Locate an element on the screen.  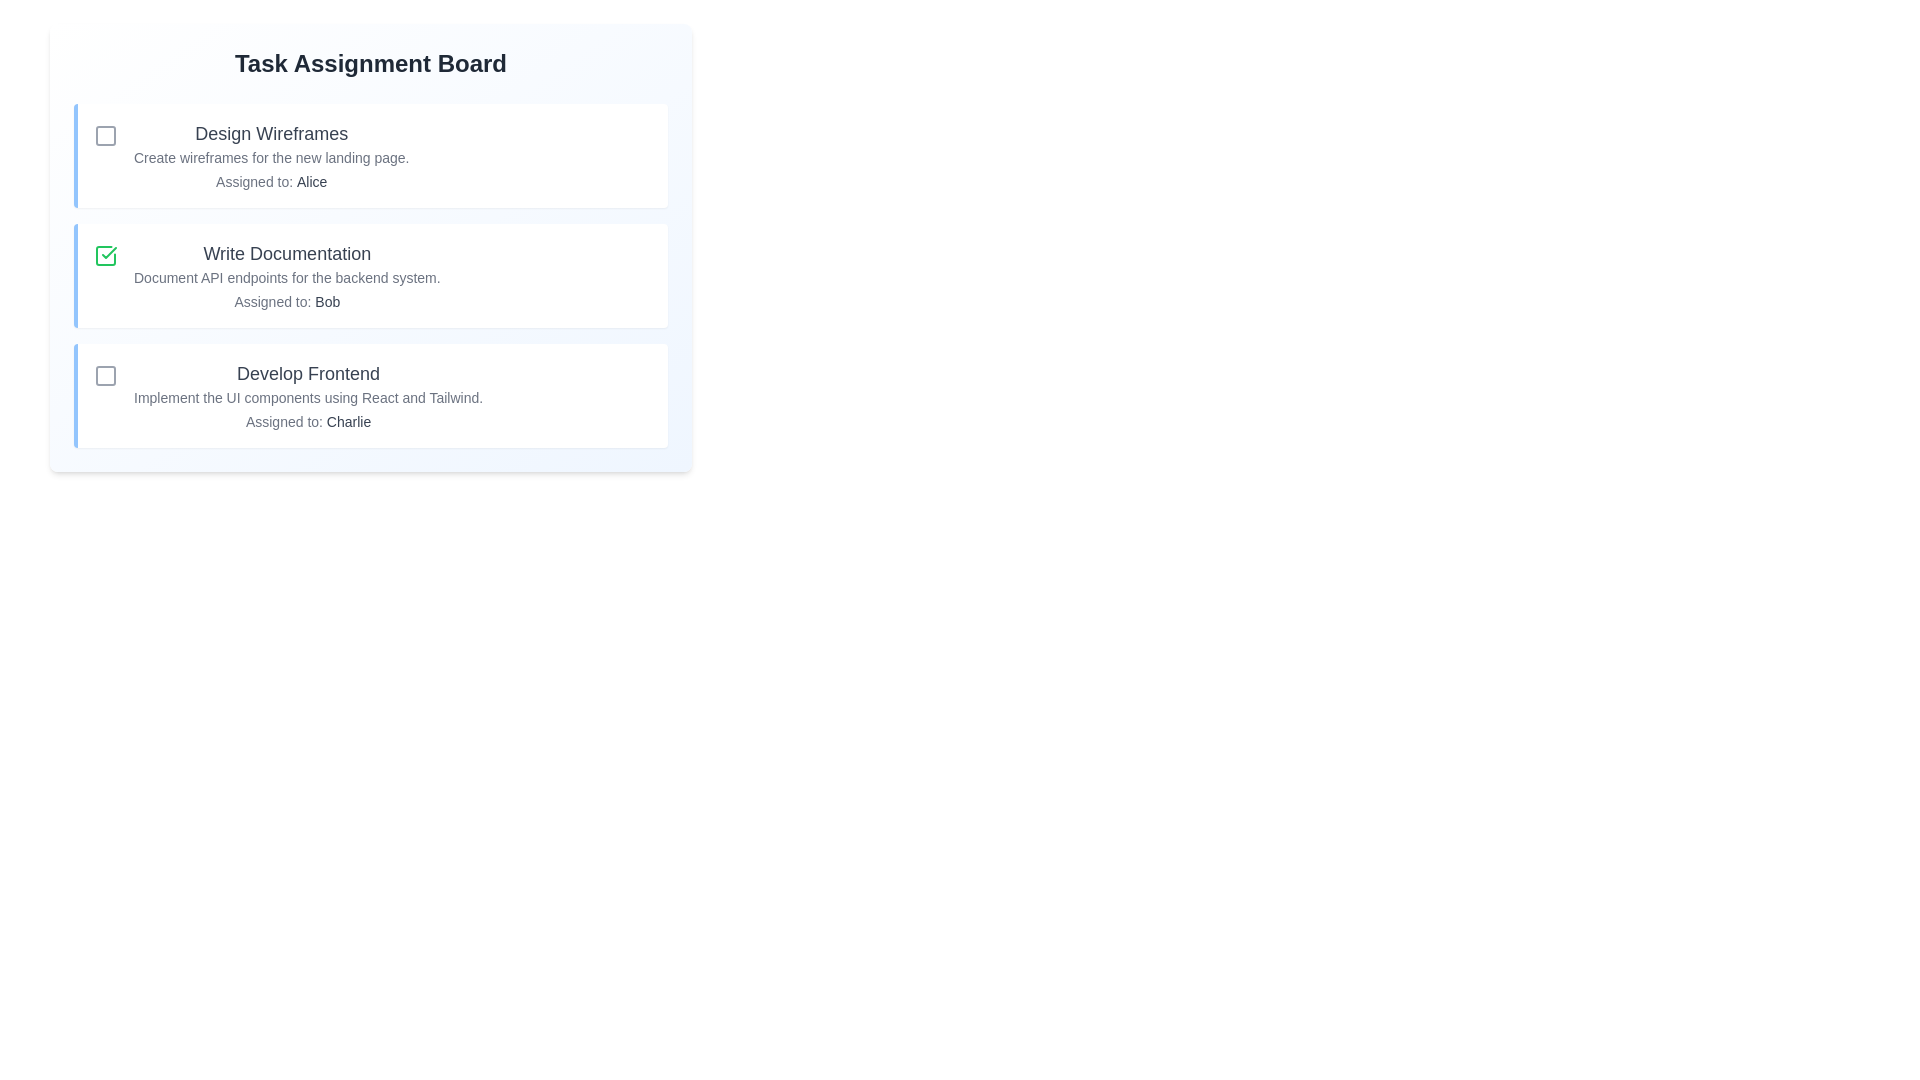
the text label 'Assigned to: Bob', which is located at the bottom of the 'Write Documentation' task card, following the description text 'Document API endpoints for the backend system.' is located at coordinates (286, 301).